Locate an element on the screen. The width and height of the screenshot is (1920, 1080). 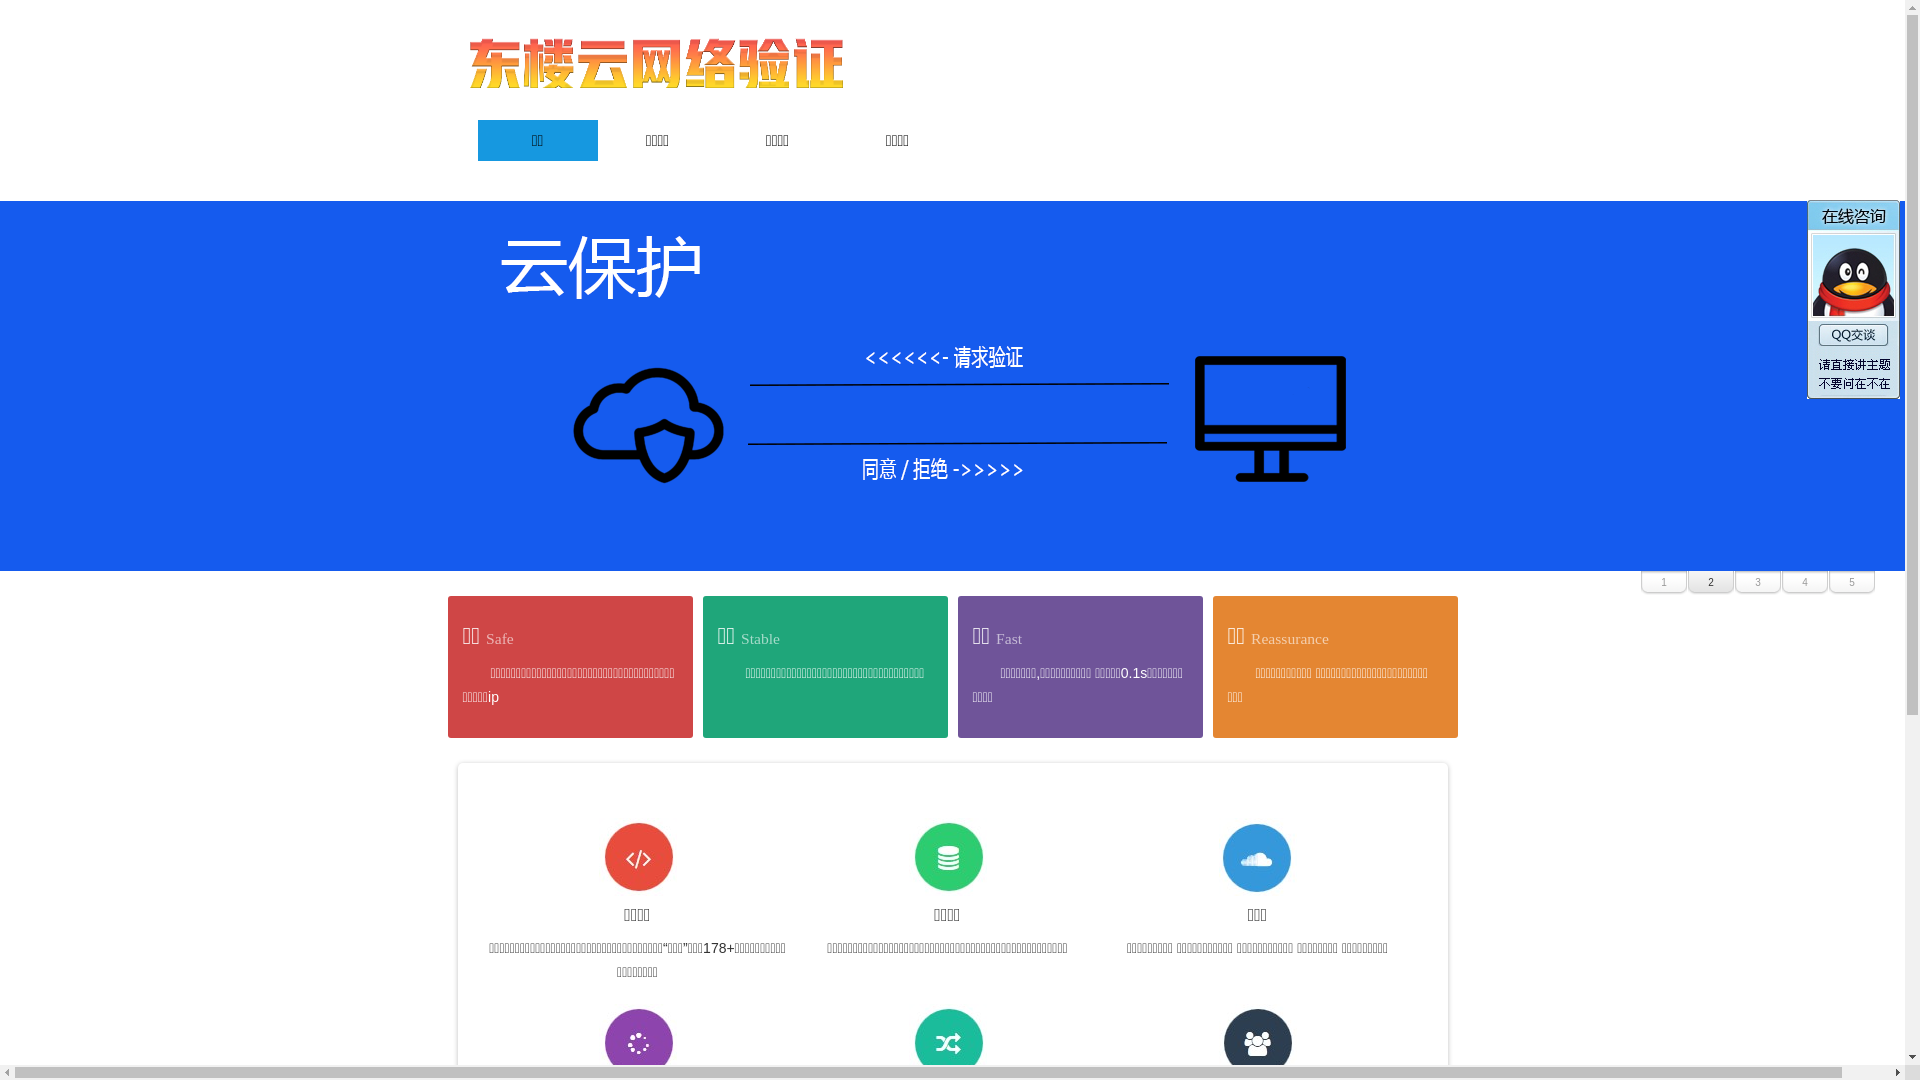
'3' is located at coordinates (1733, 582).